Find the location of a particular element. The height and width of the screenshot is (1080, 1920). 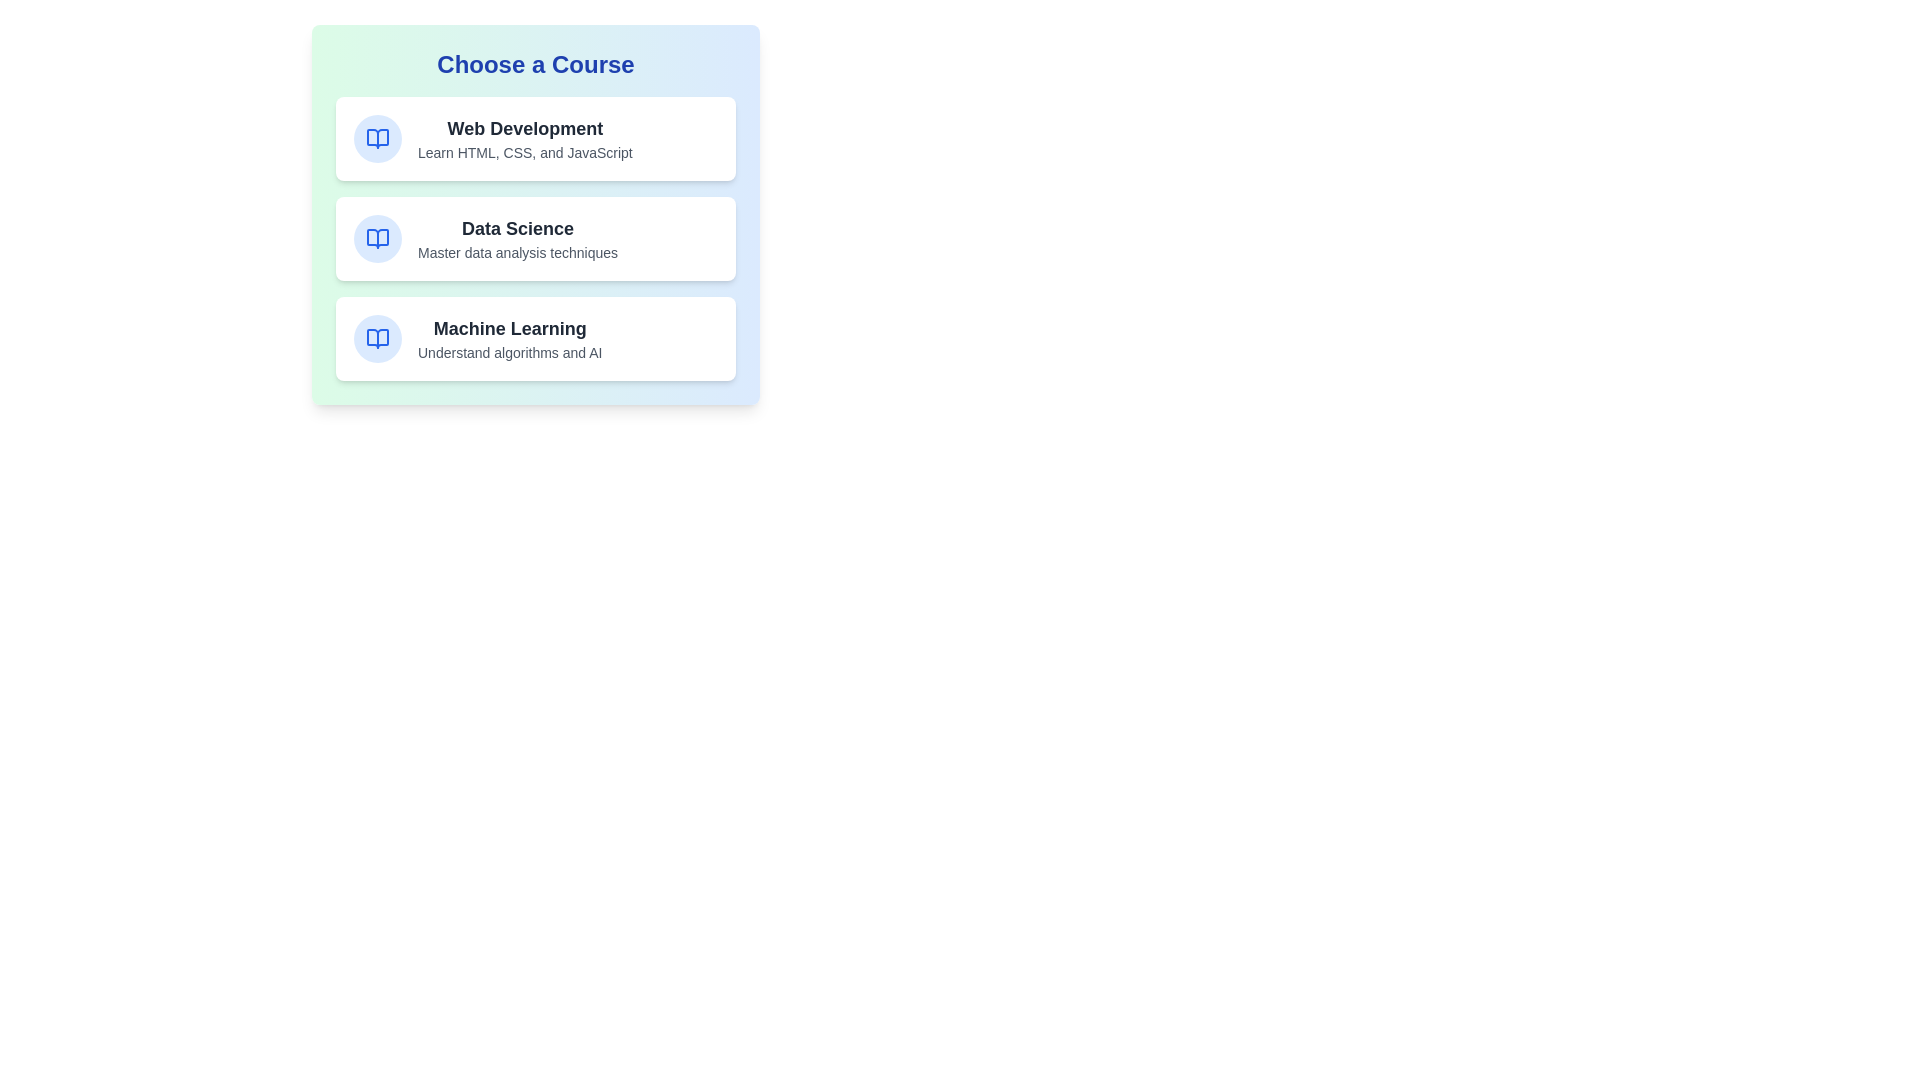

the 'Data Science' SVG Icon, which is is located at coordinates (378, 238).